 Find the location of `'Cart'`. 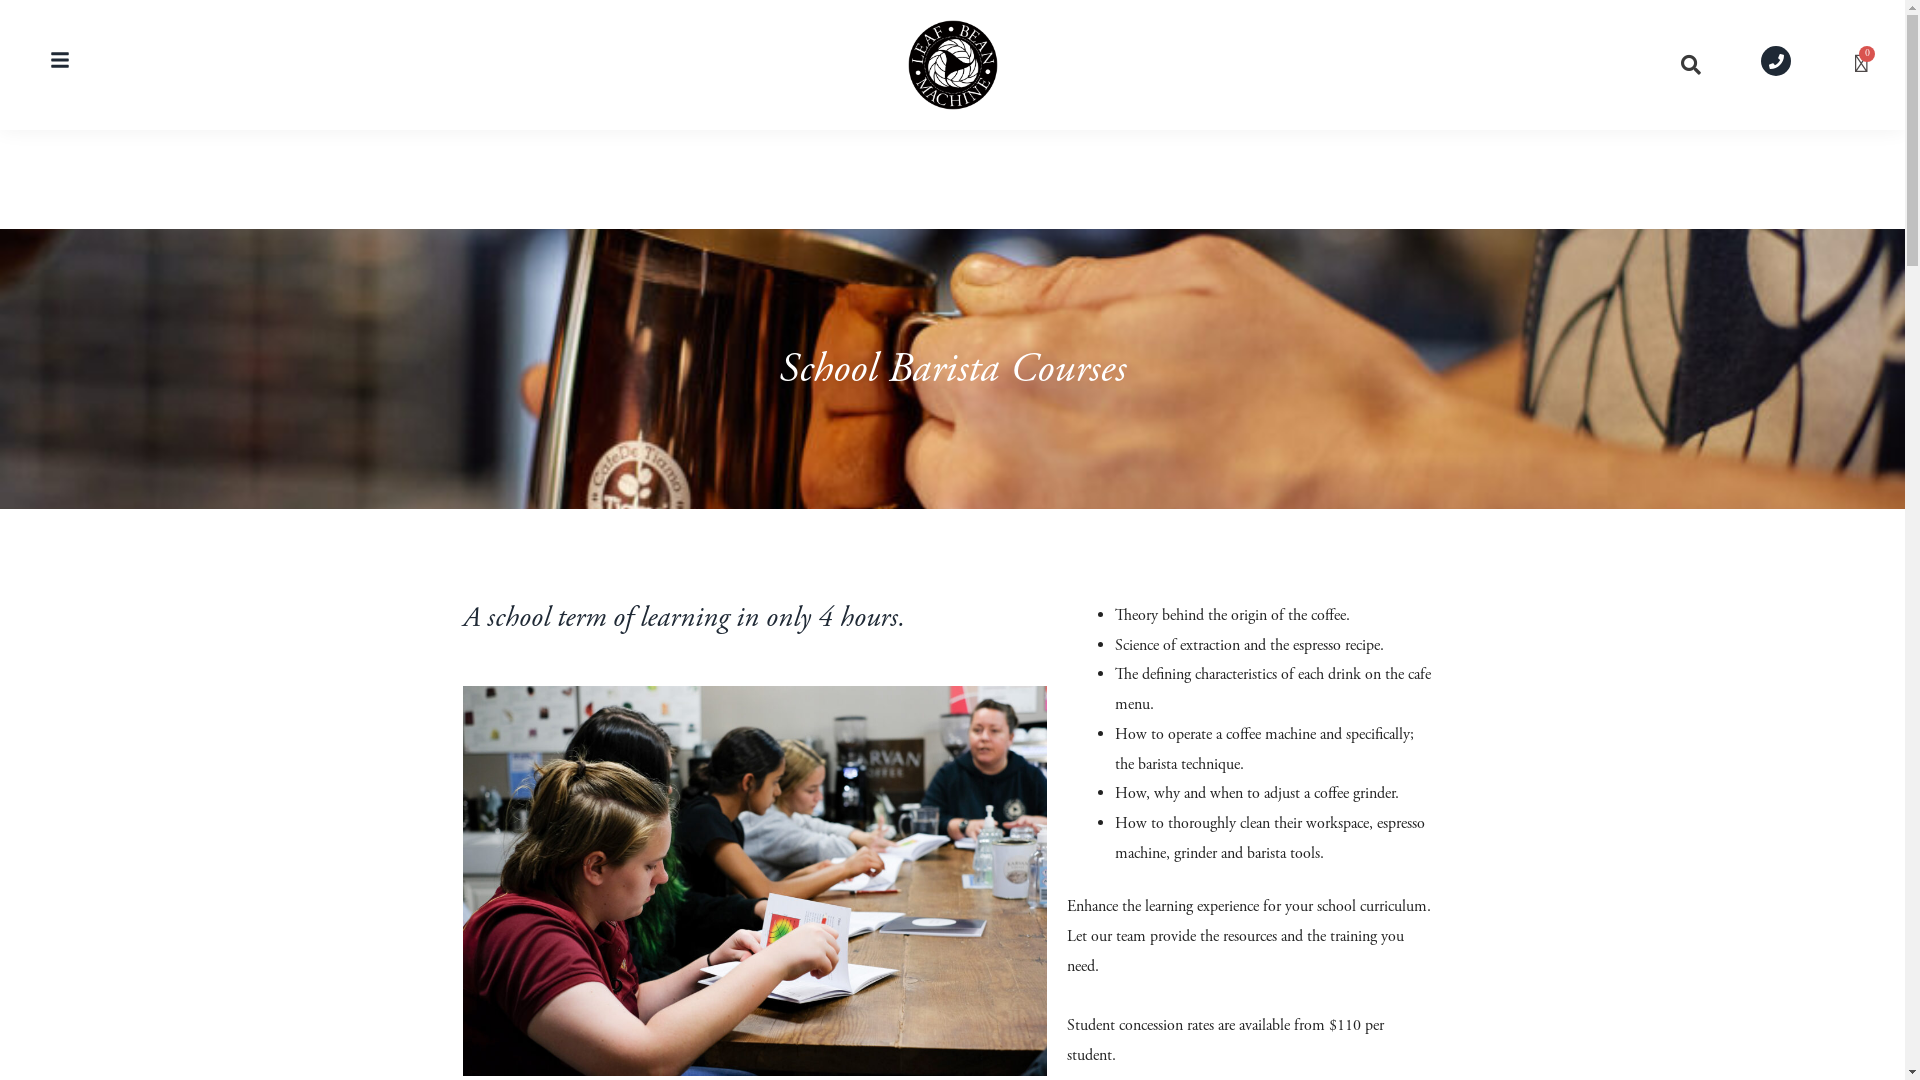

'Cart' is located at coordinates (1860, 63).